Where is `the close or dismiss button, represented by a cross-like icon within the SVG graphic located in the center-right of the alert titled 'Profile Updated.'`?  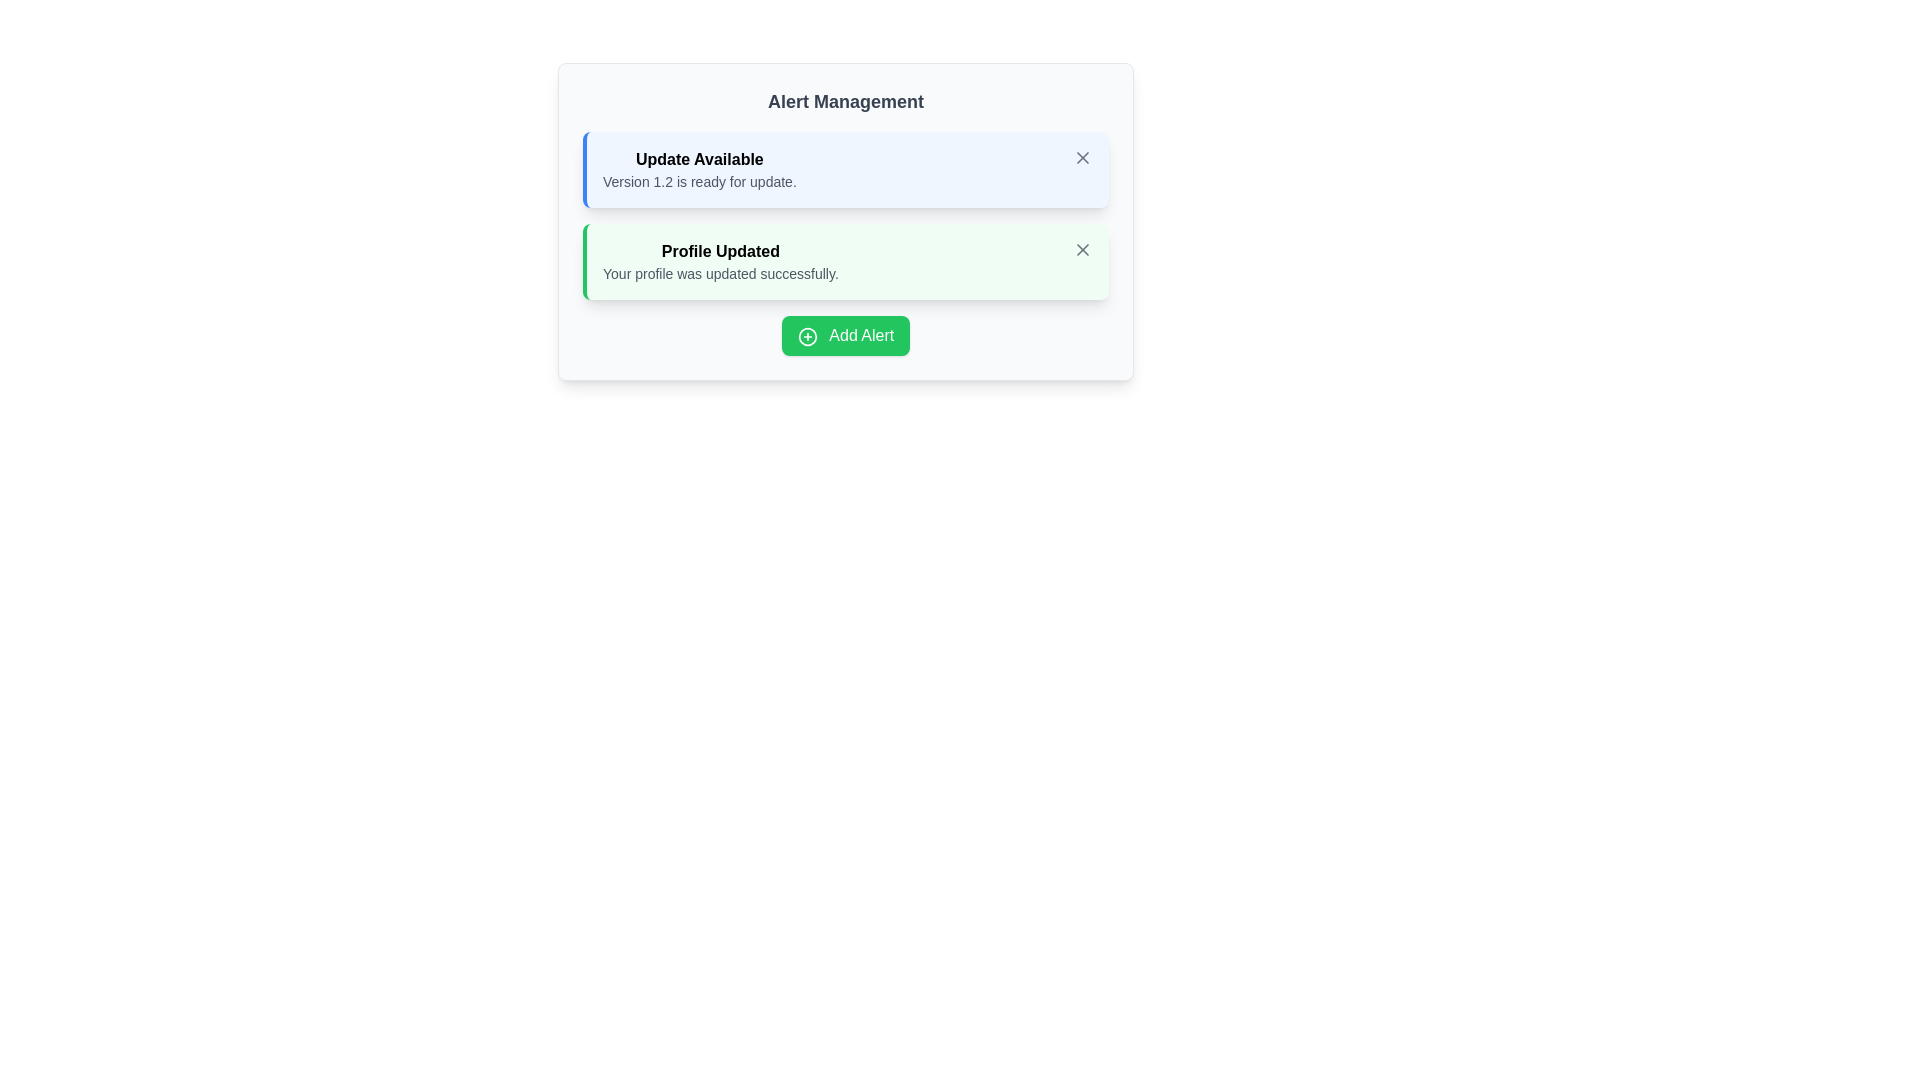 the close or dismiss button, represented by a cross-like icon within the SVG graphic located in the center-right of the alert titled 'Profile Updated.' is located at coordinates (1082, 249).